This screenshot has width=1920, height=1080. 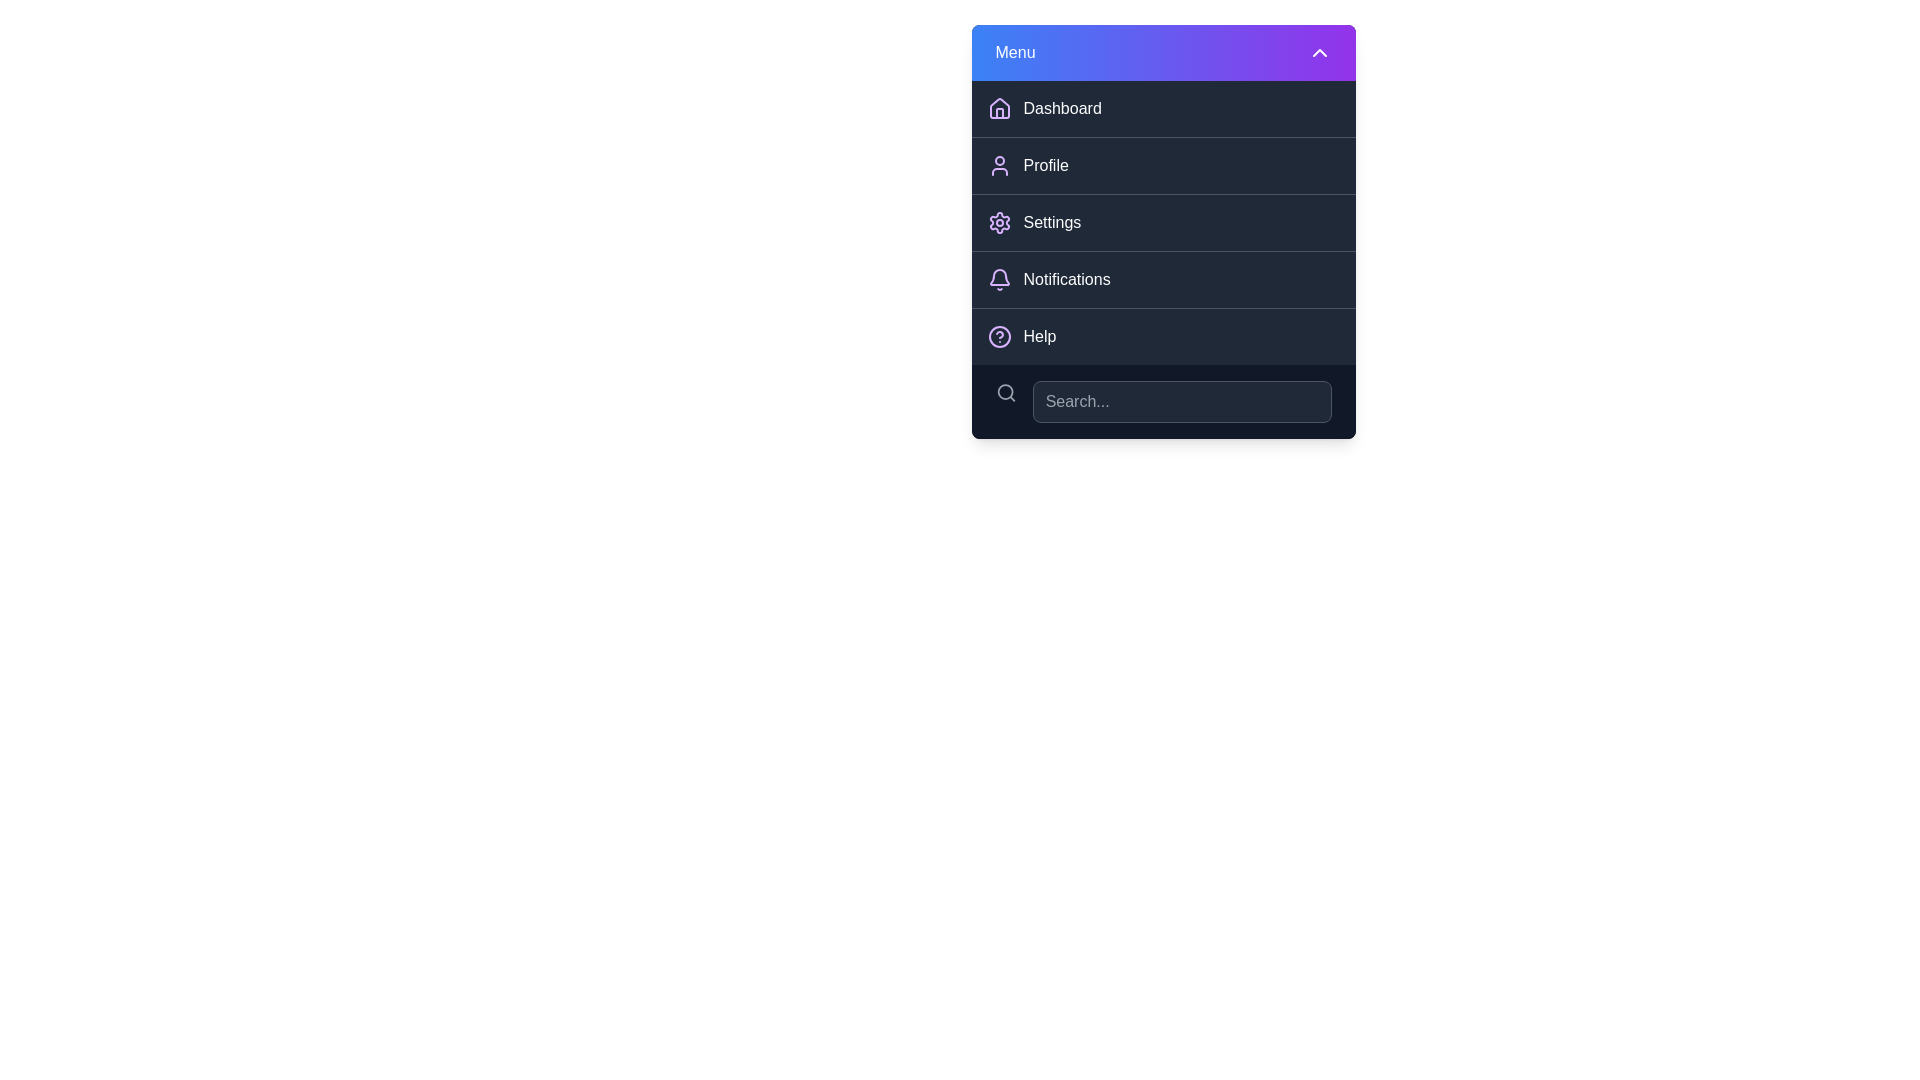 What do you see at coordinates (1163, 164) in the screenshot?
I see `the 'Profile' button in the side panel` at bounding box center [1163, 164].